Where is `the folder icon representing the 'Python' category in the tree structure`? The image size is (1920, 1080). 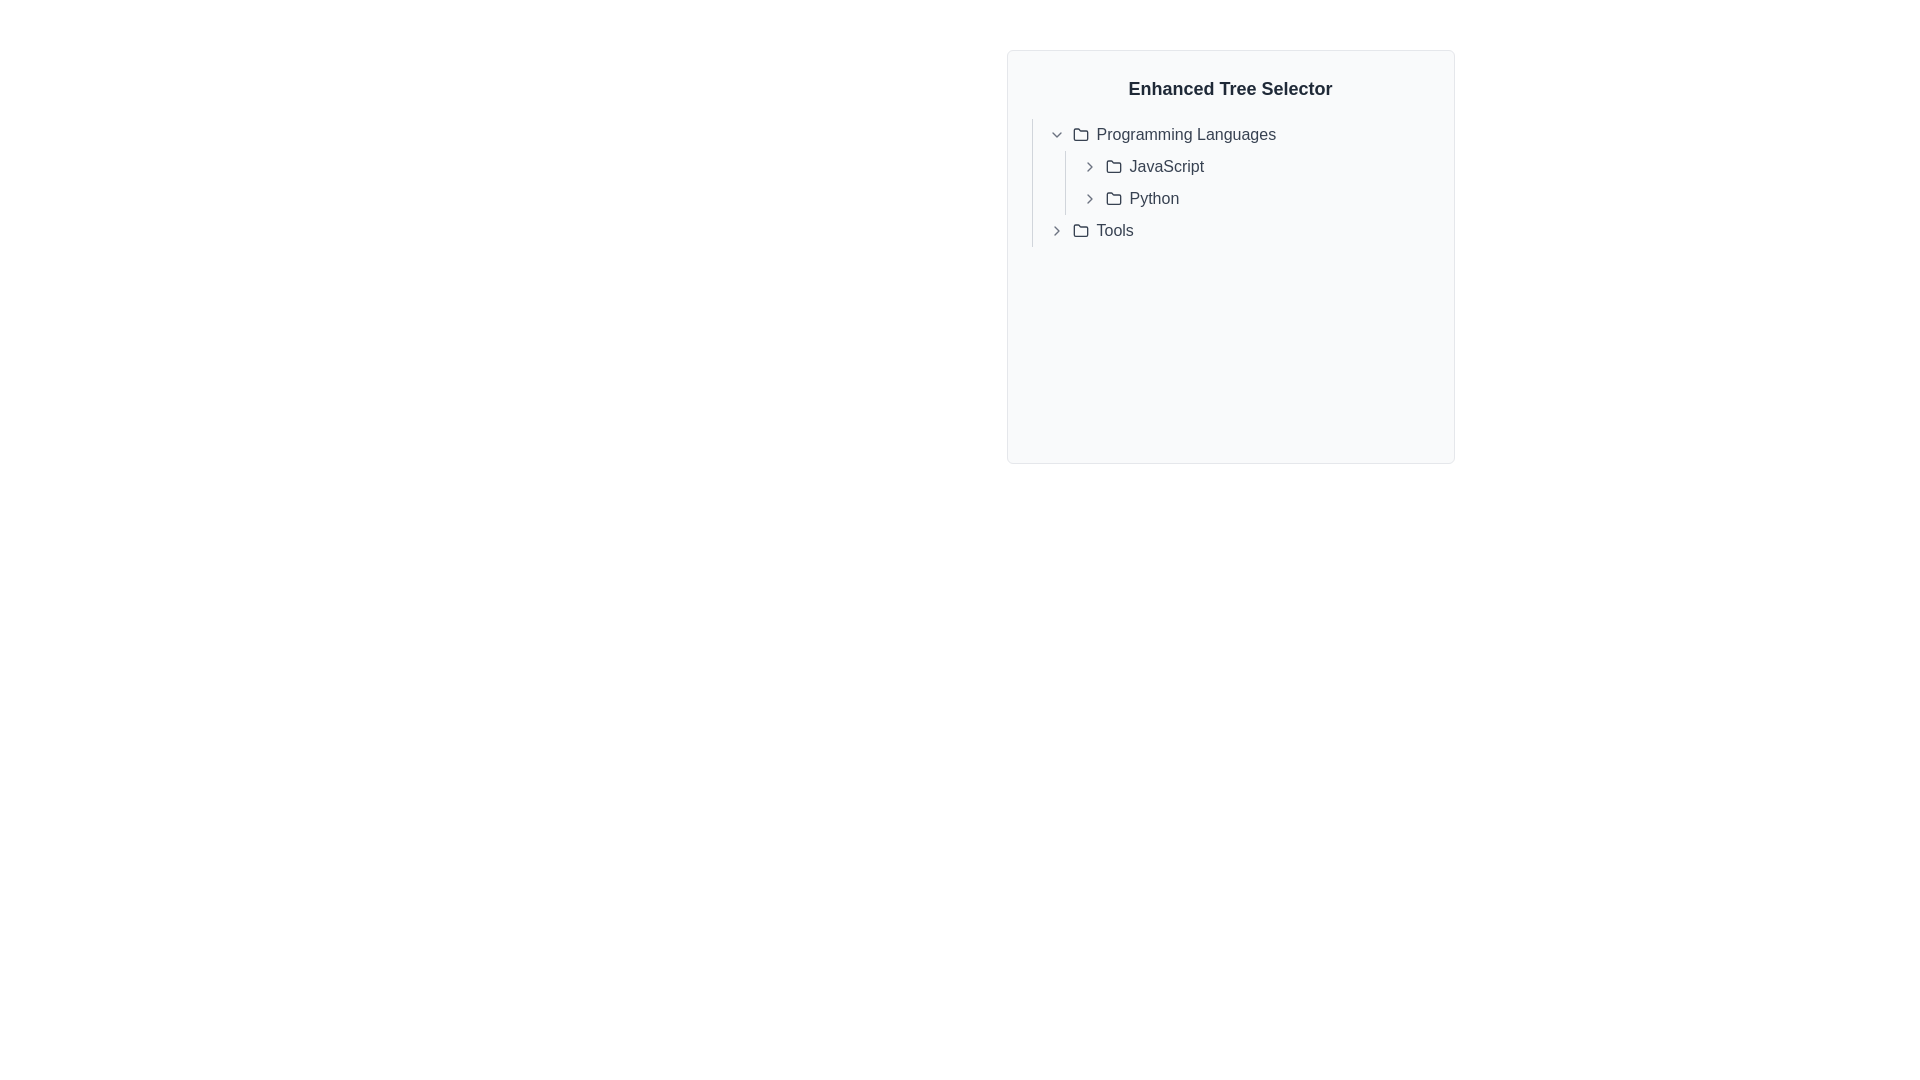 the folder icon representing the 'Python' category in the tree structure is located at coordinates (1112, 199).